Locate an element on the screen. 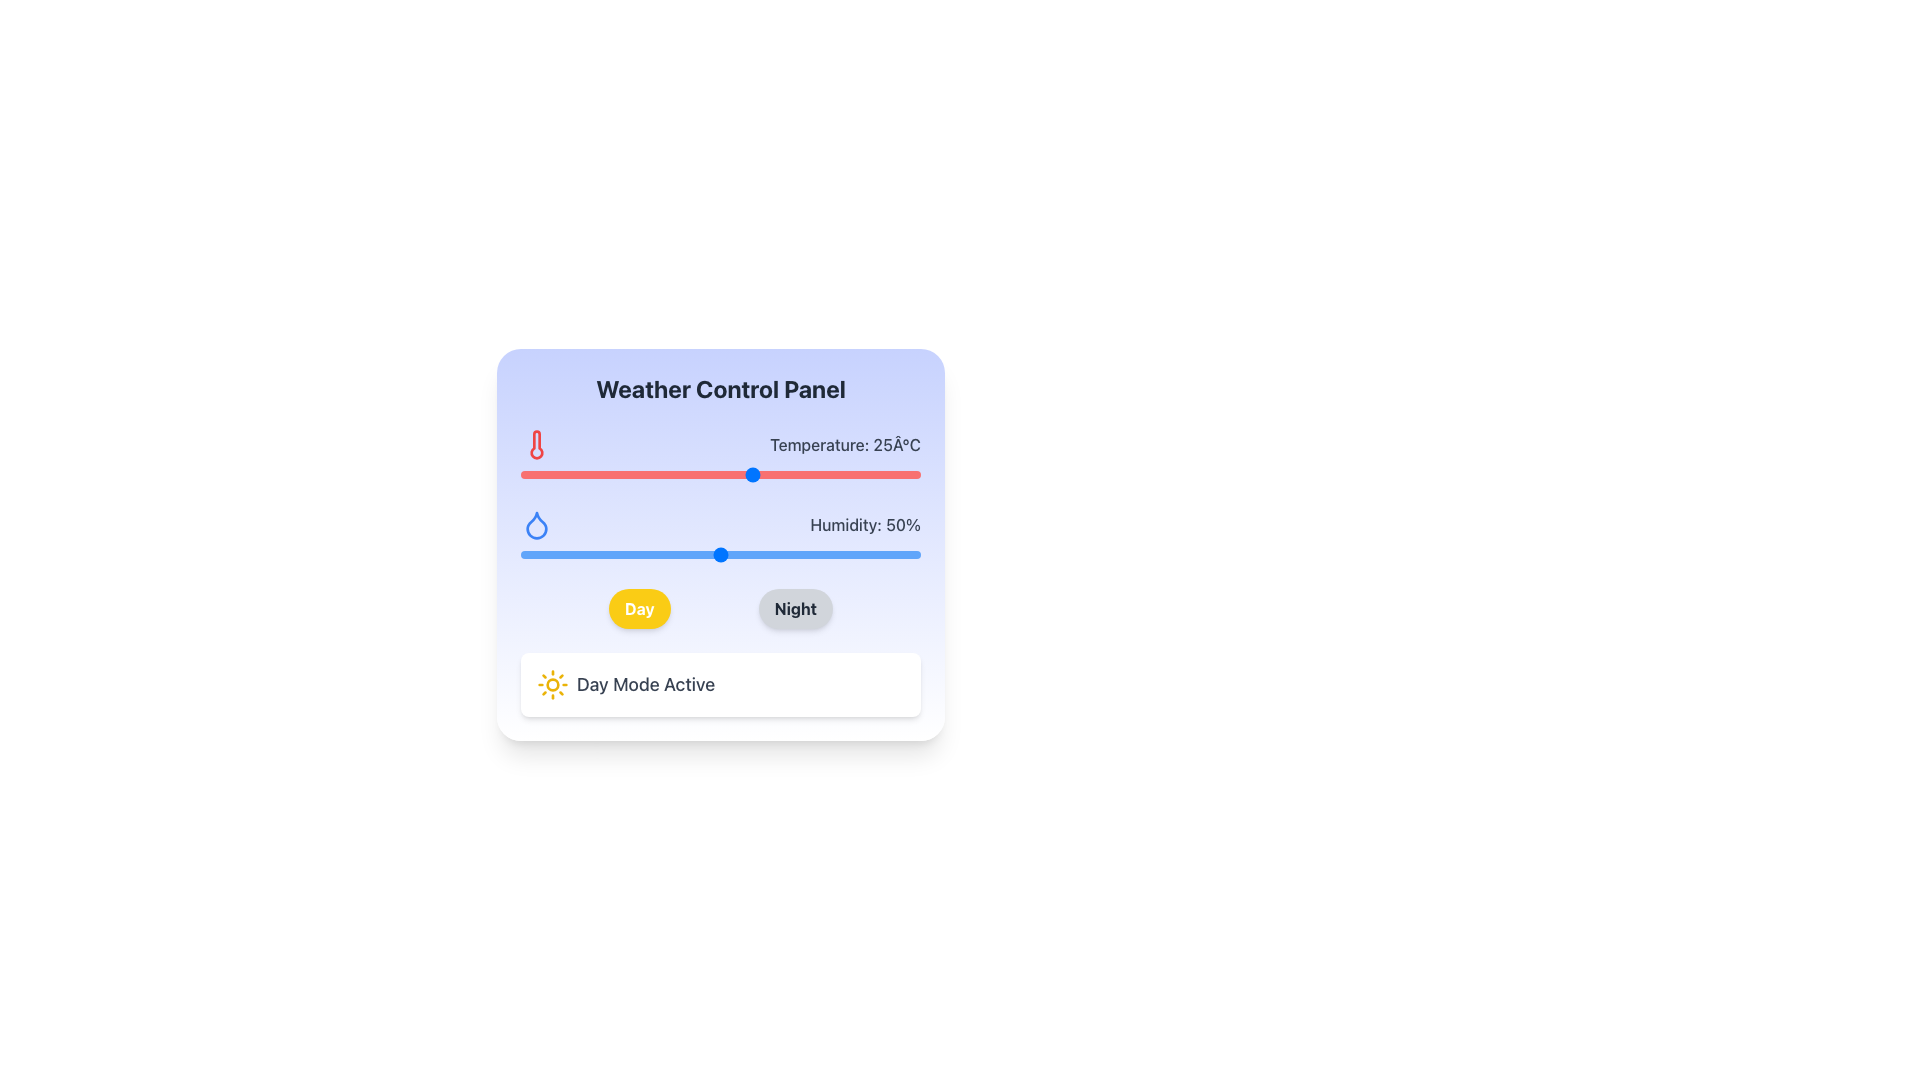 The width and height of the screenshot is (1920, 1080). the rounded button labeled 'Night' with a gray background is located at coordinates (794, 608).